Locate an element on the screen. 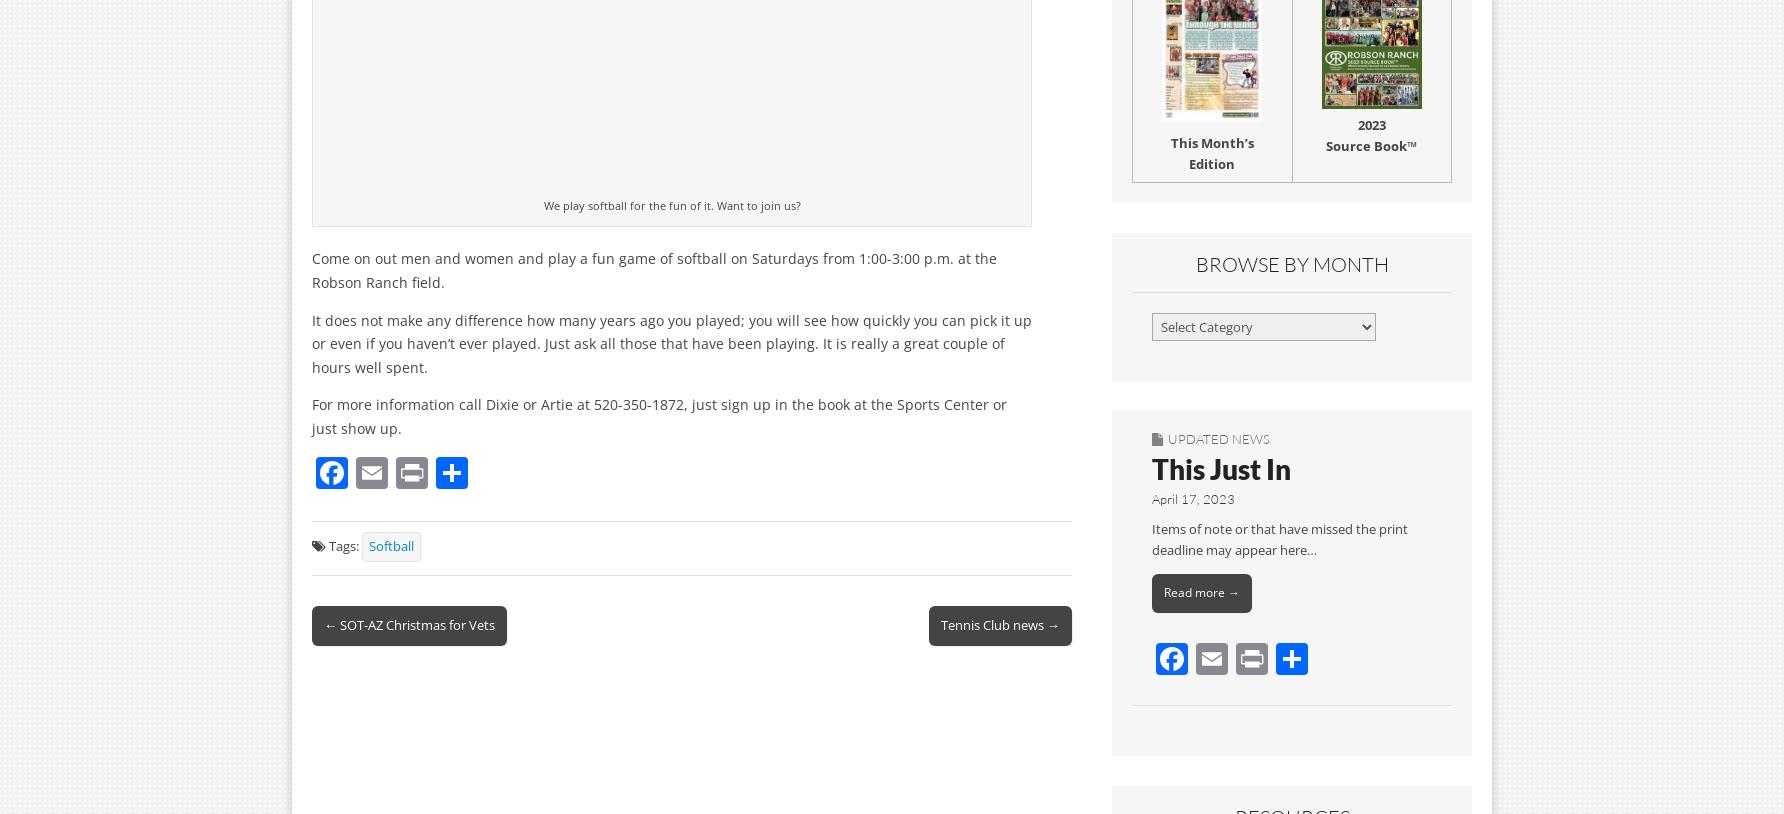 The image size is (1784, 814). 'Softball' is located at coordinates (390, 545).